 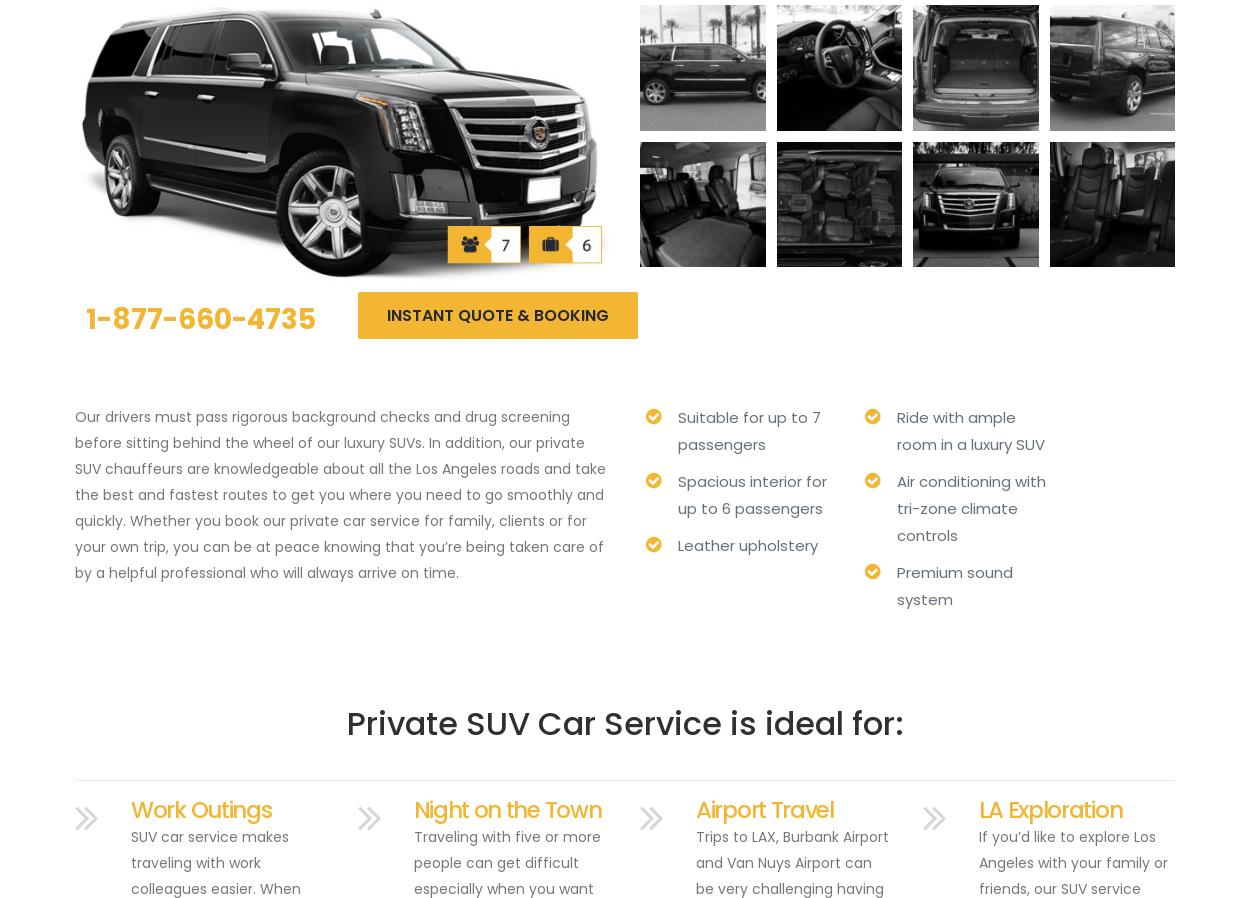 What do you see at coordinates (695, 809) in the screenshot?
I see `'Airport Travel'` at bounding box center [695, 809].